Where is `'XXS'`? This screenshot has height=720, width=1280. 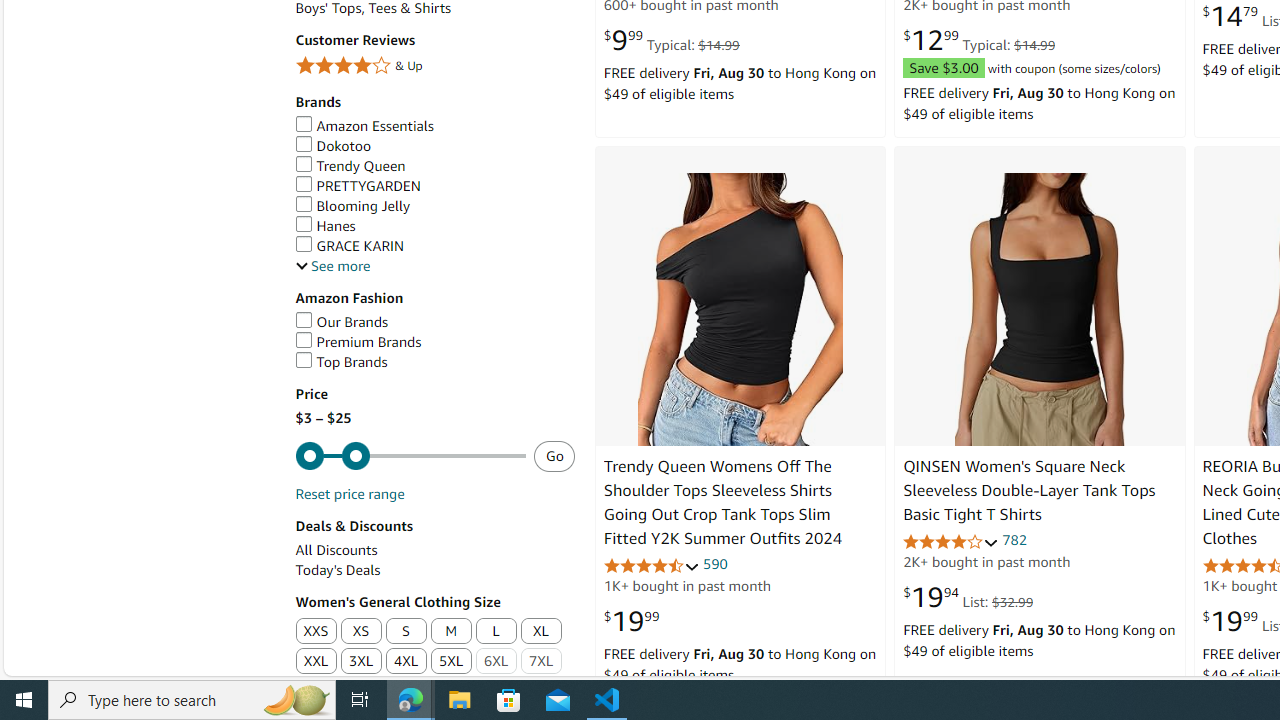 'XXS' is located at coordinates (315, 632).